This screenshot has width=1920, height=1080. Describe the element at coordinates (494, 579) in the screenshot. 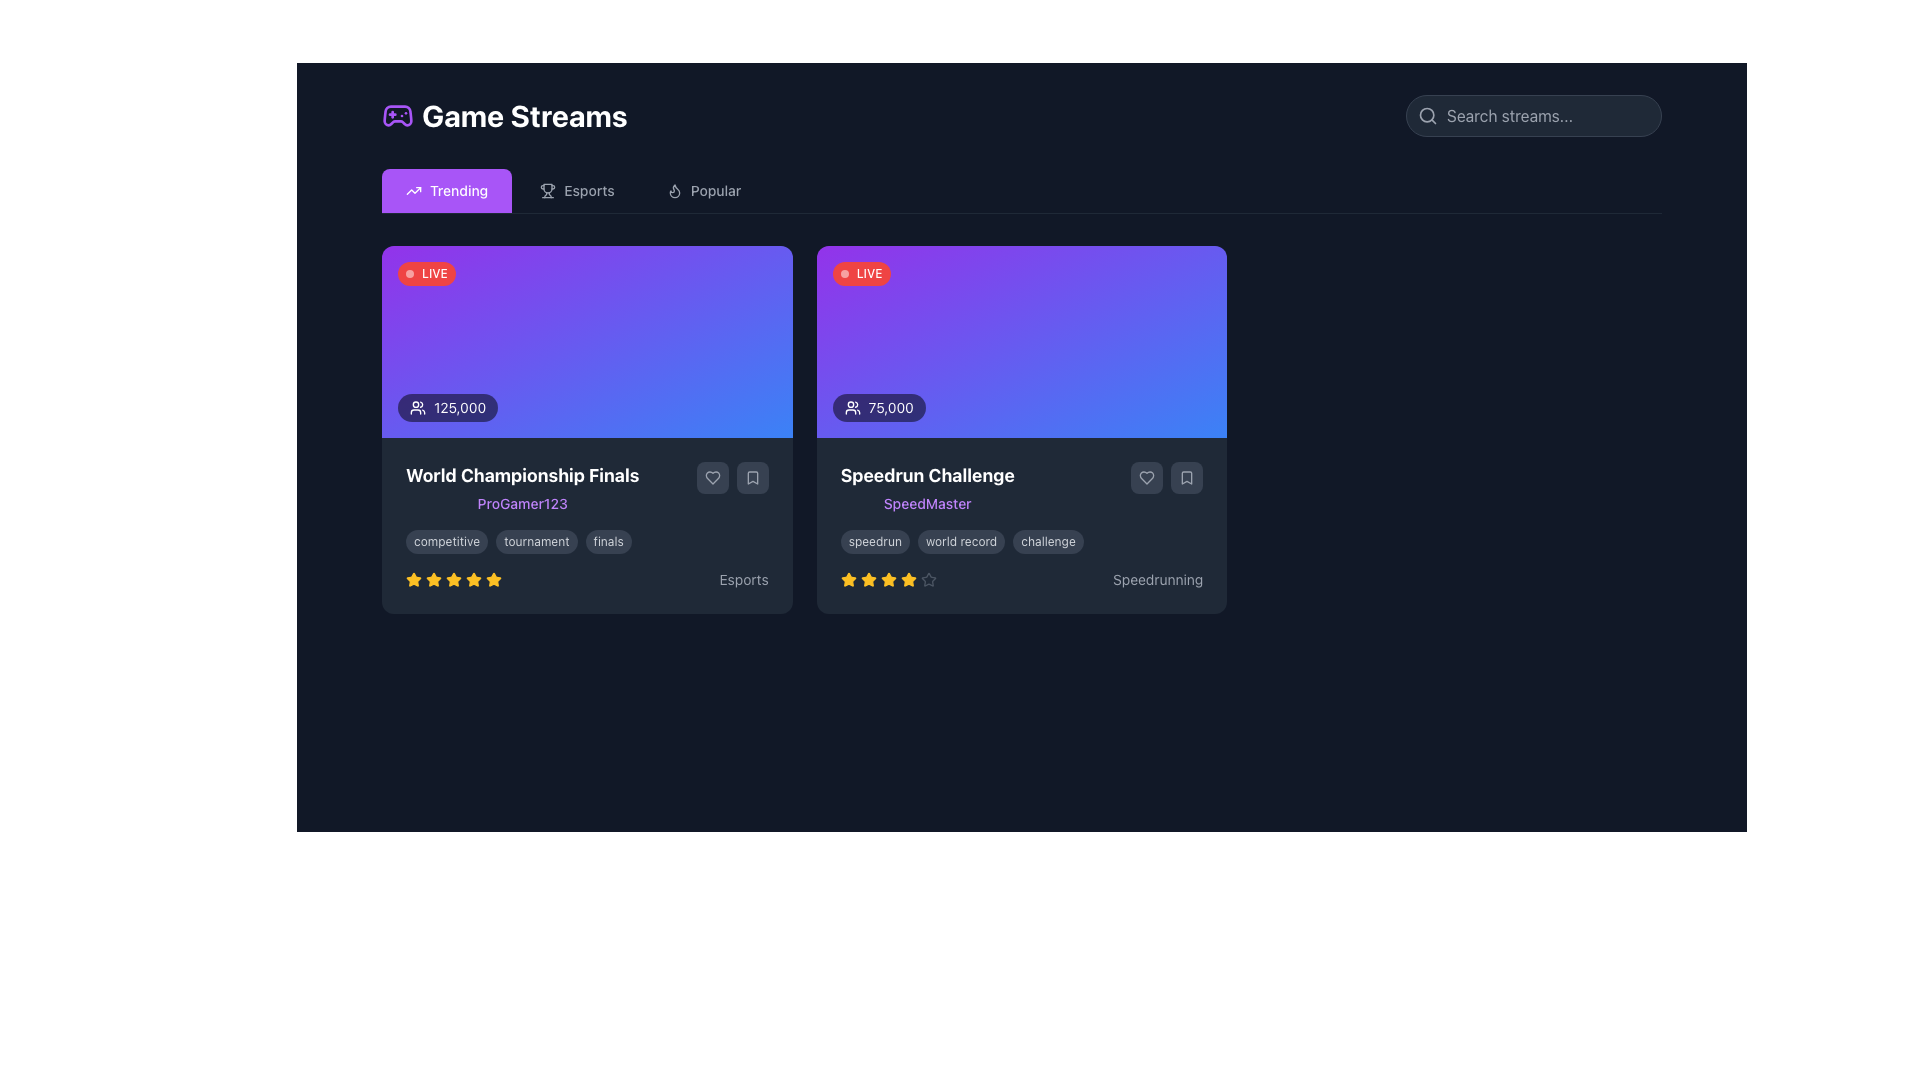

I see `the fifth star icon in the rating component for the 'World Championship Finals' card` at that location.